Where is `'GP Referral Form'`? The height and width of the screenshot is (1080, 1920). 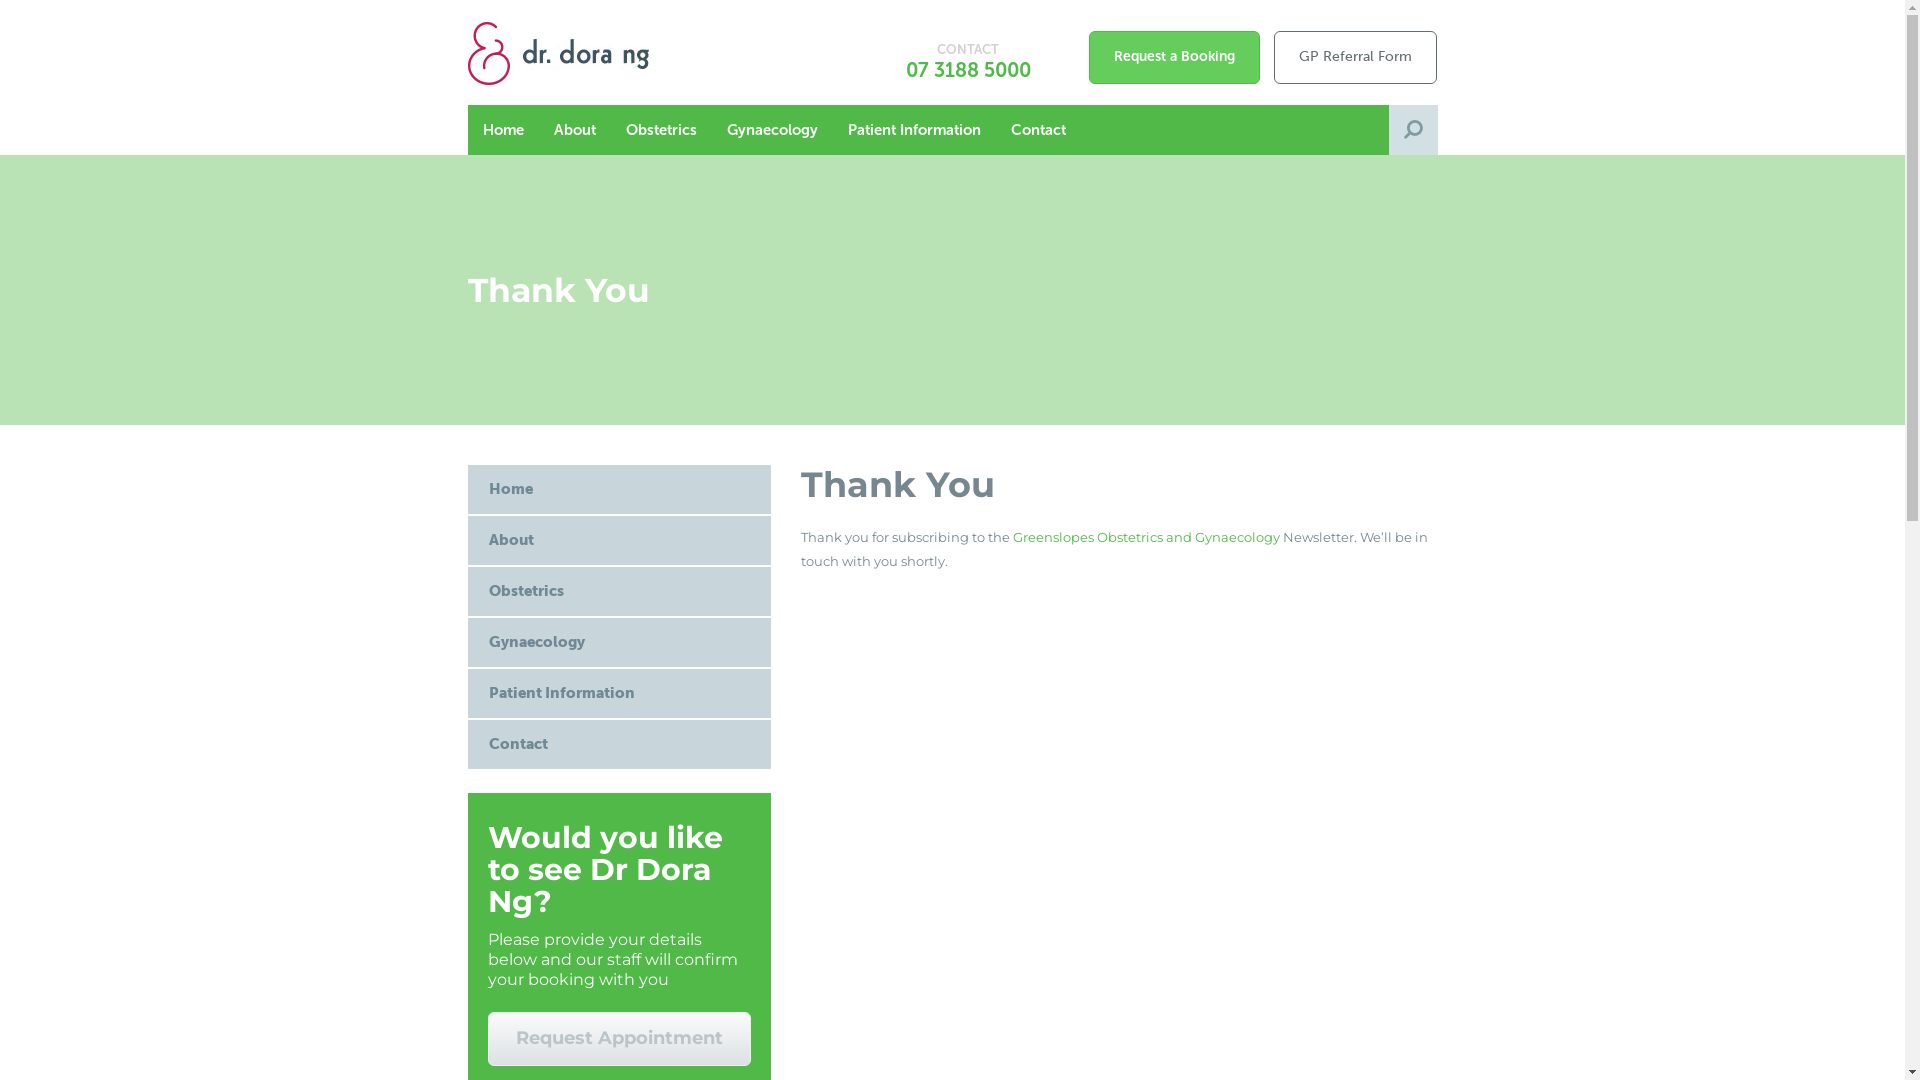
'GP Referral Form' is located at coordinates (1355, 56).